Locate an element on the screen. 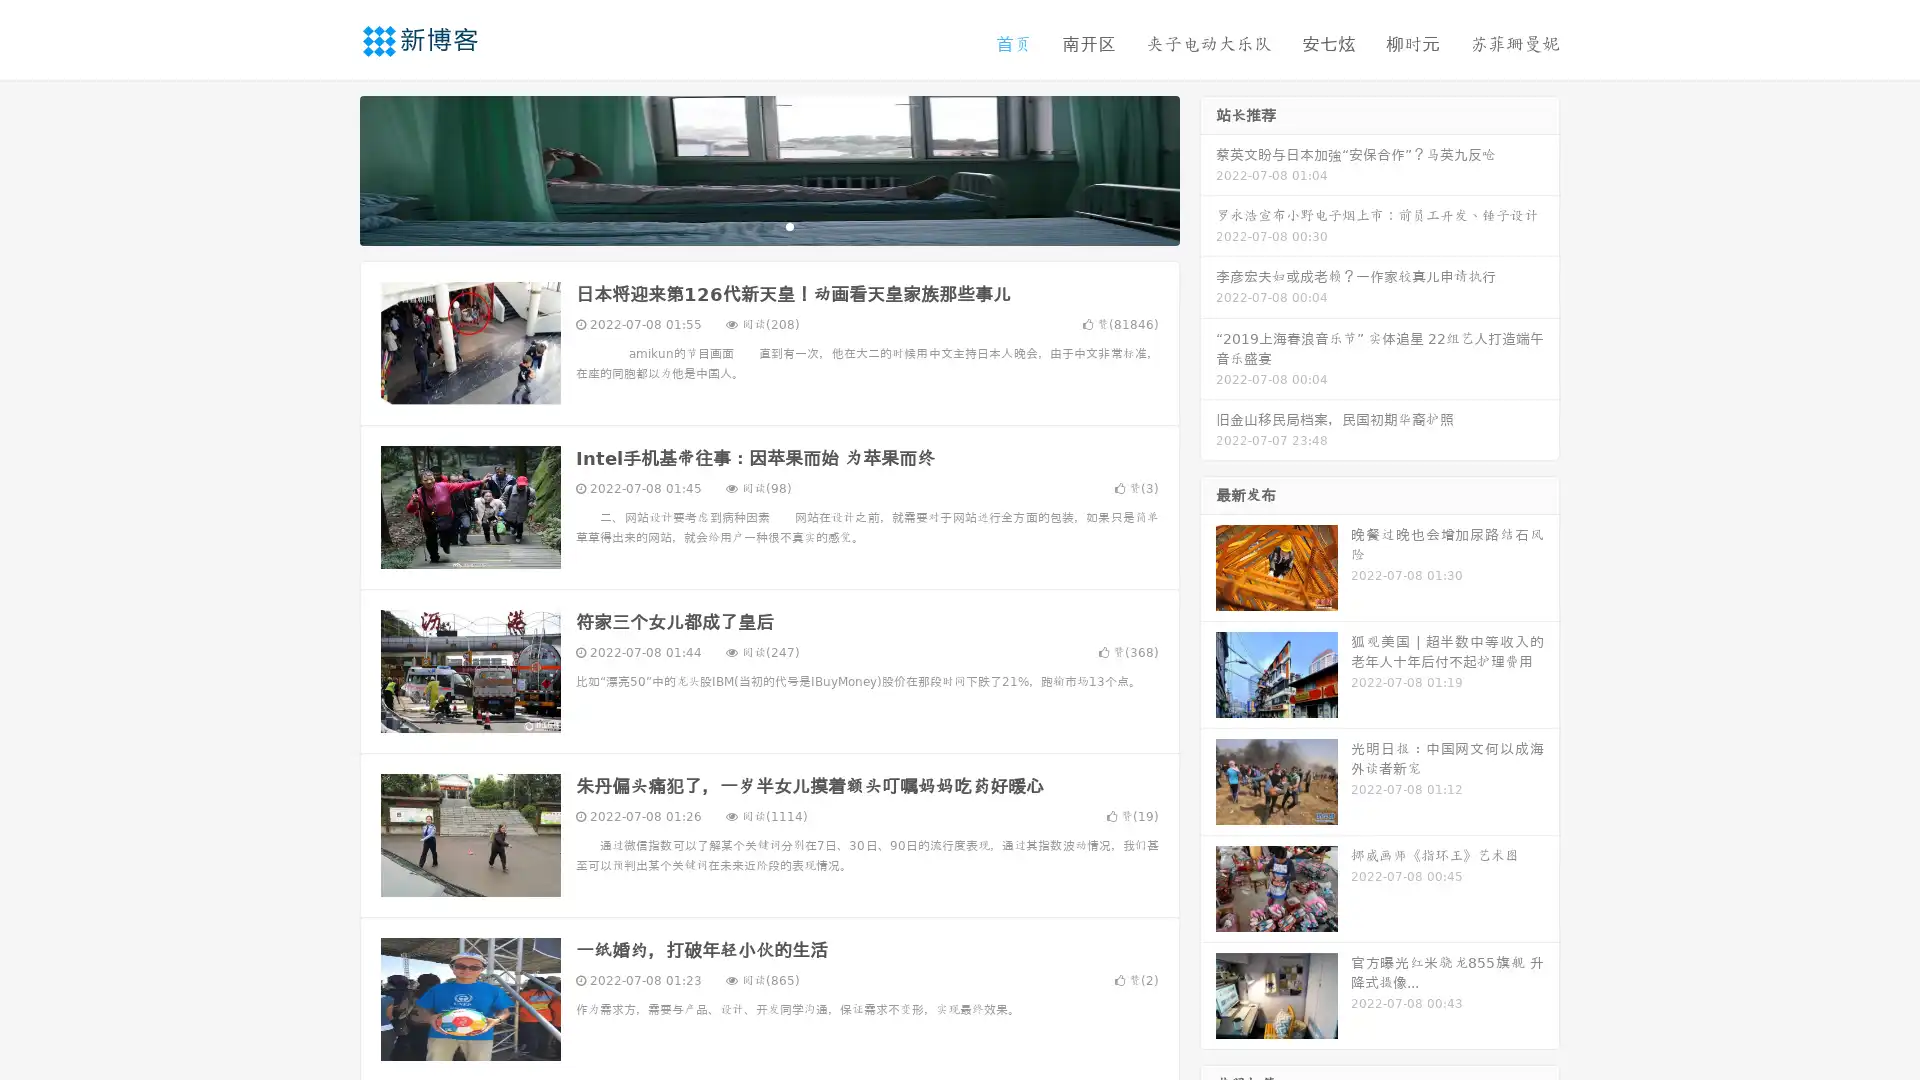 This screenshot has width=1920, height=1080. Previous slide is located at coordinates (330, 168).